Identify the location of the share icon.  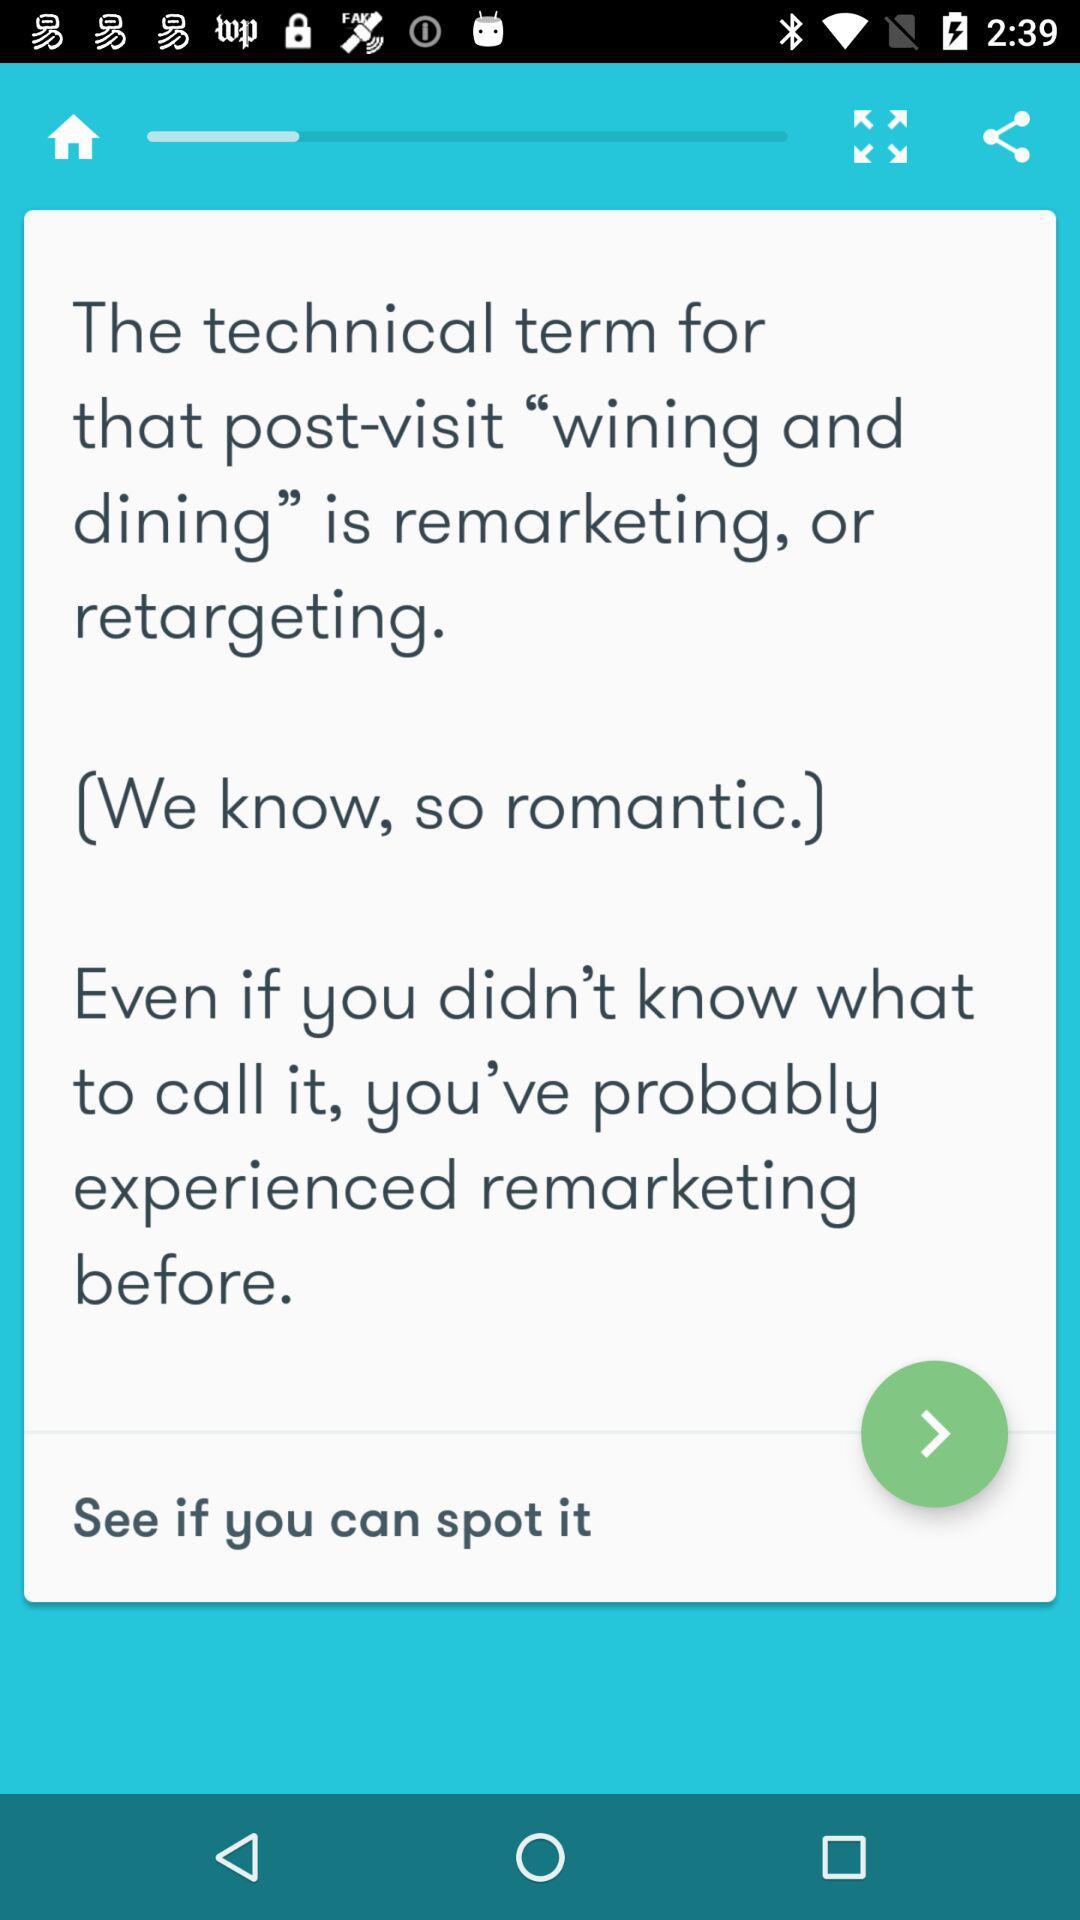
(1006, 135).